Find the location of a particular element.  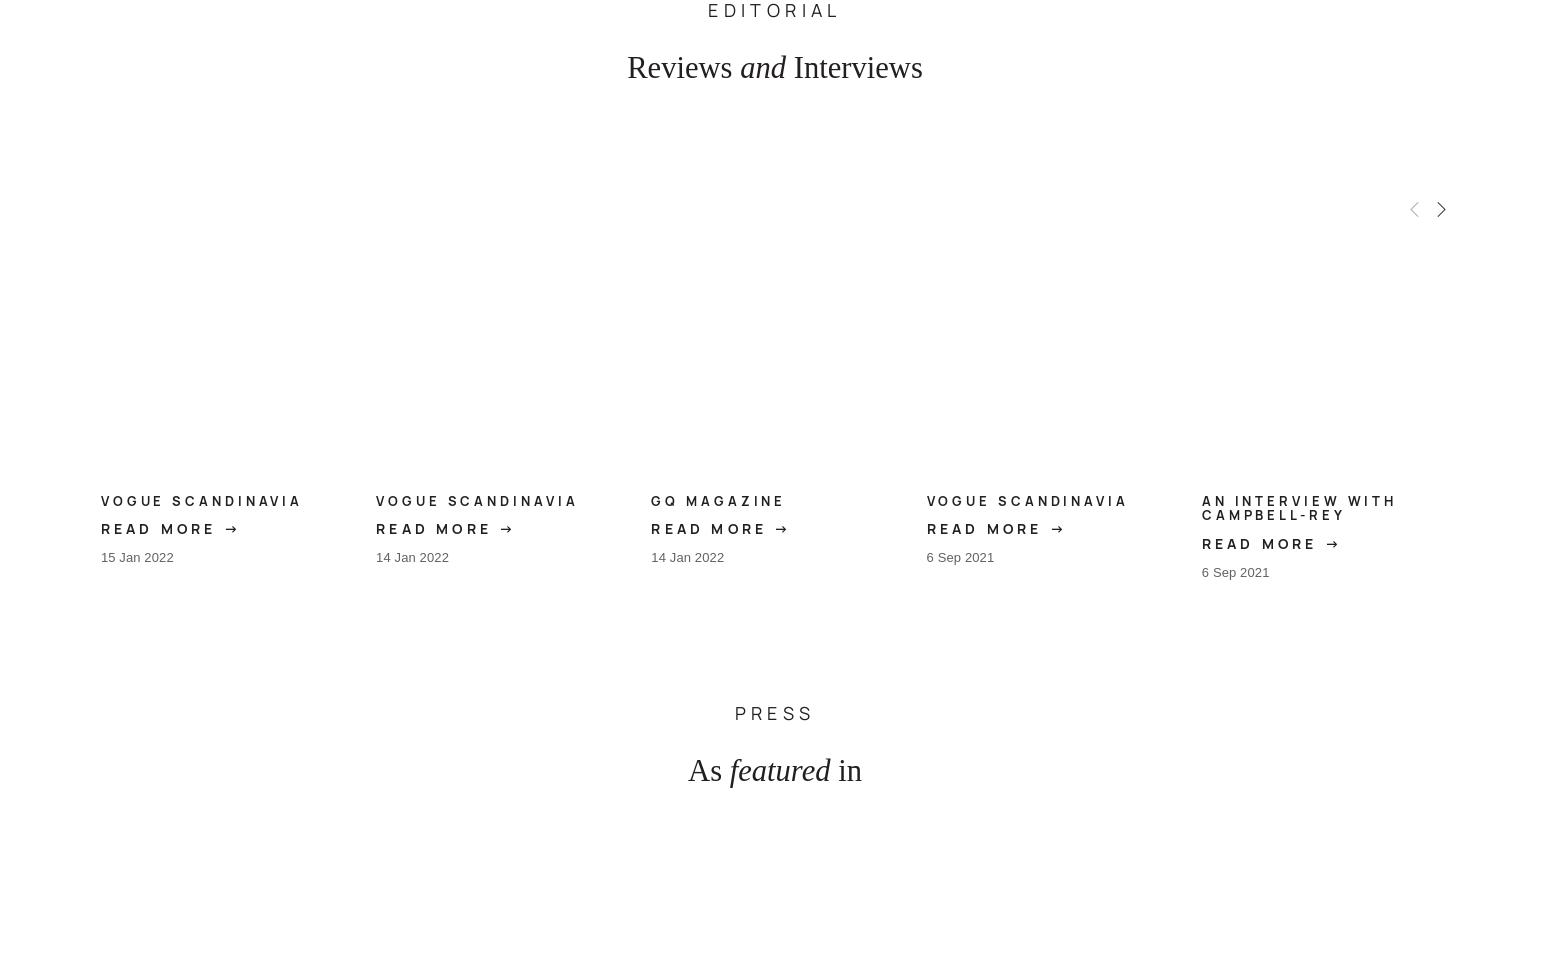

'As' is located at coordinates (708, 768).